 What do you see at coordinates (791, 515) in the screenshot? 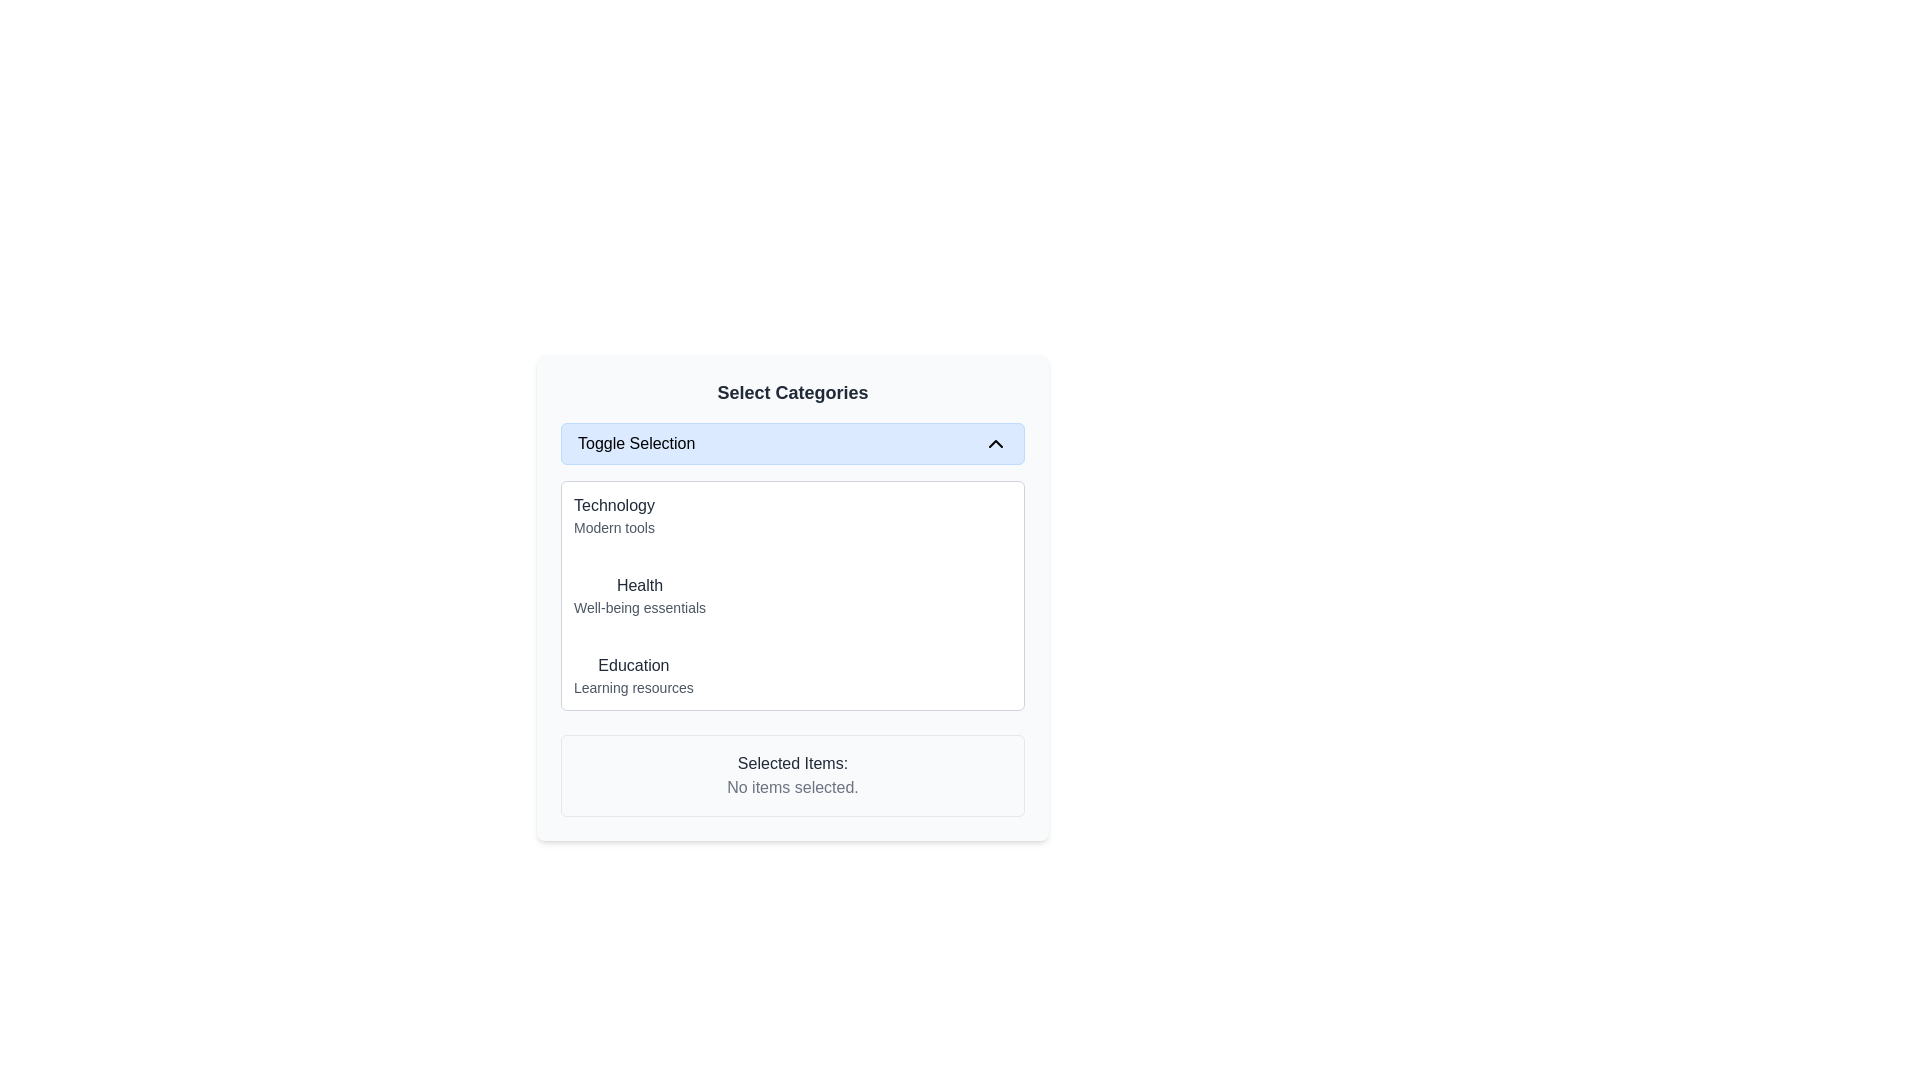
I see `the 'Technology' category button, which is the first item in the selectable list under the 'Select Categories' section` at bounding box center [791, 515].